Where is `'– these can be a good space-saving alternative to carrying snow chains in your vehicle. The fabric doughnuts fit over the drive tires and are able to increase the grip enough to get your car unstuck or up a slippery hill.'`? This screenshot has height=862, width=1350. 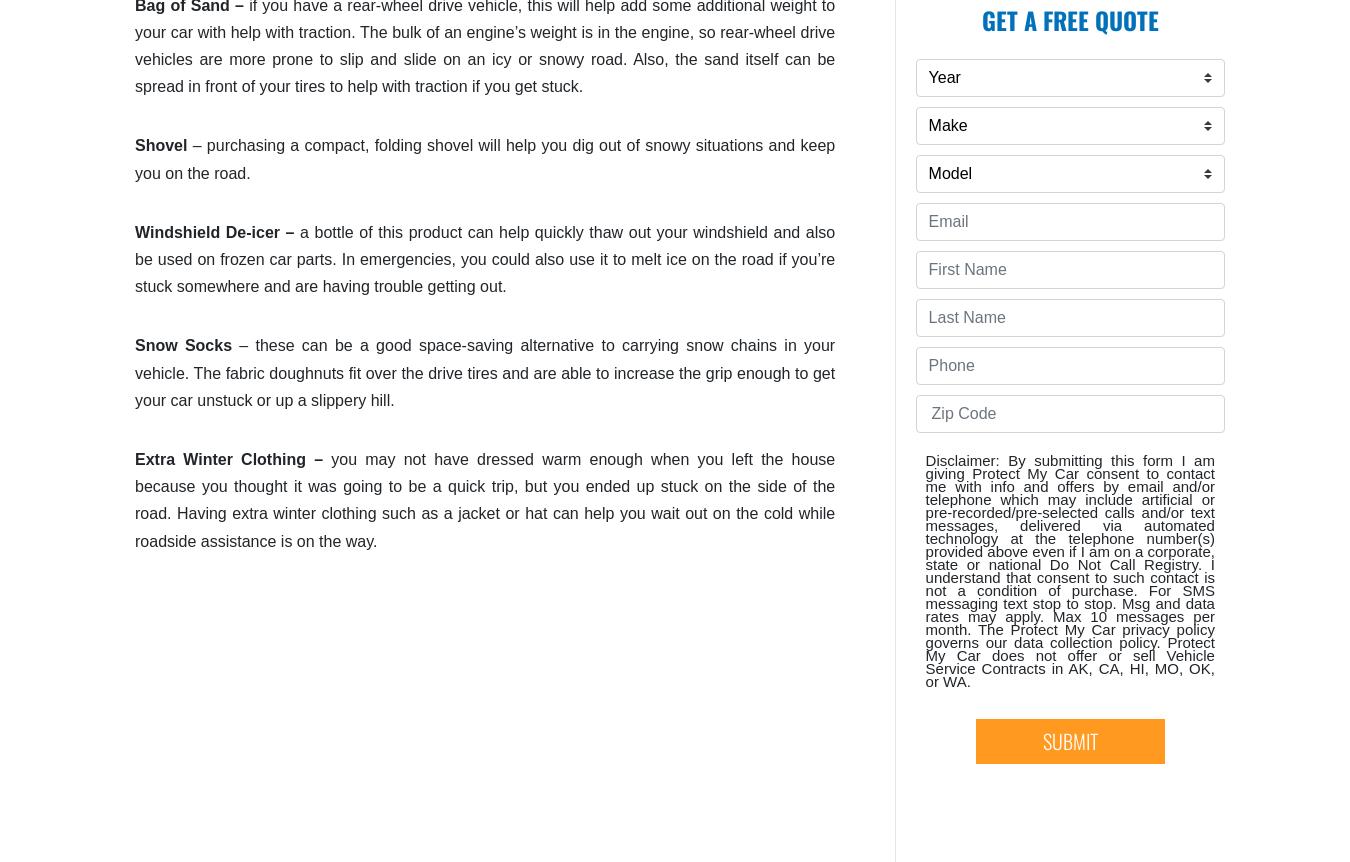 '– these can be a good space-saving alternative to carrying snow chains in your vehicle. The fabric doughnuts fit over the drive tires and are able to increase the grip enough to get your car unstuck or up a slippery hill.' is located at coordinates (484, 371).